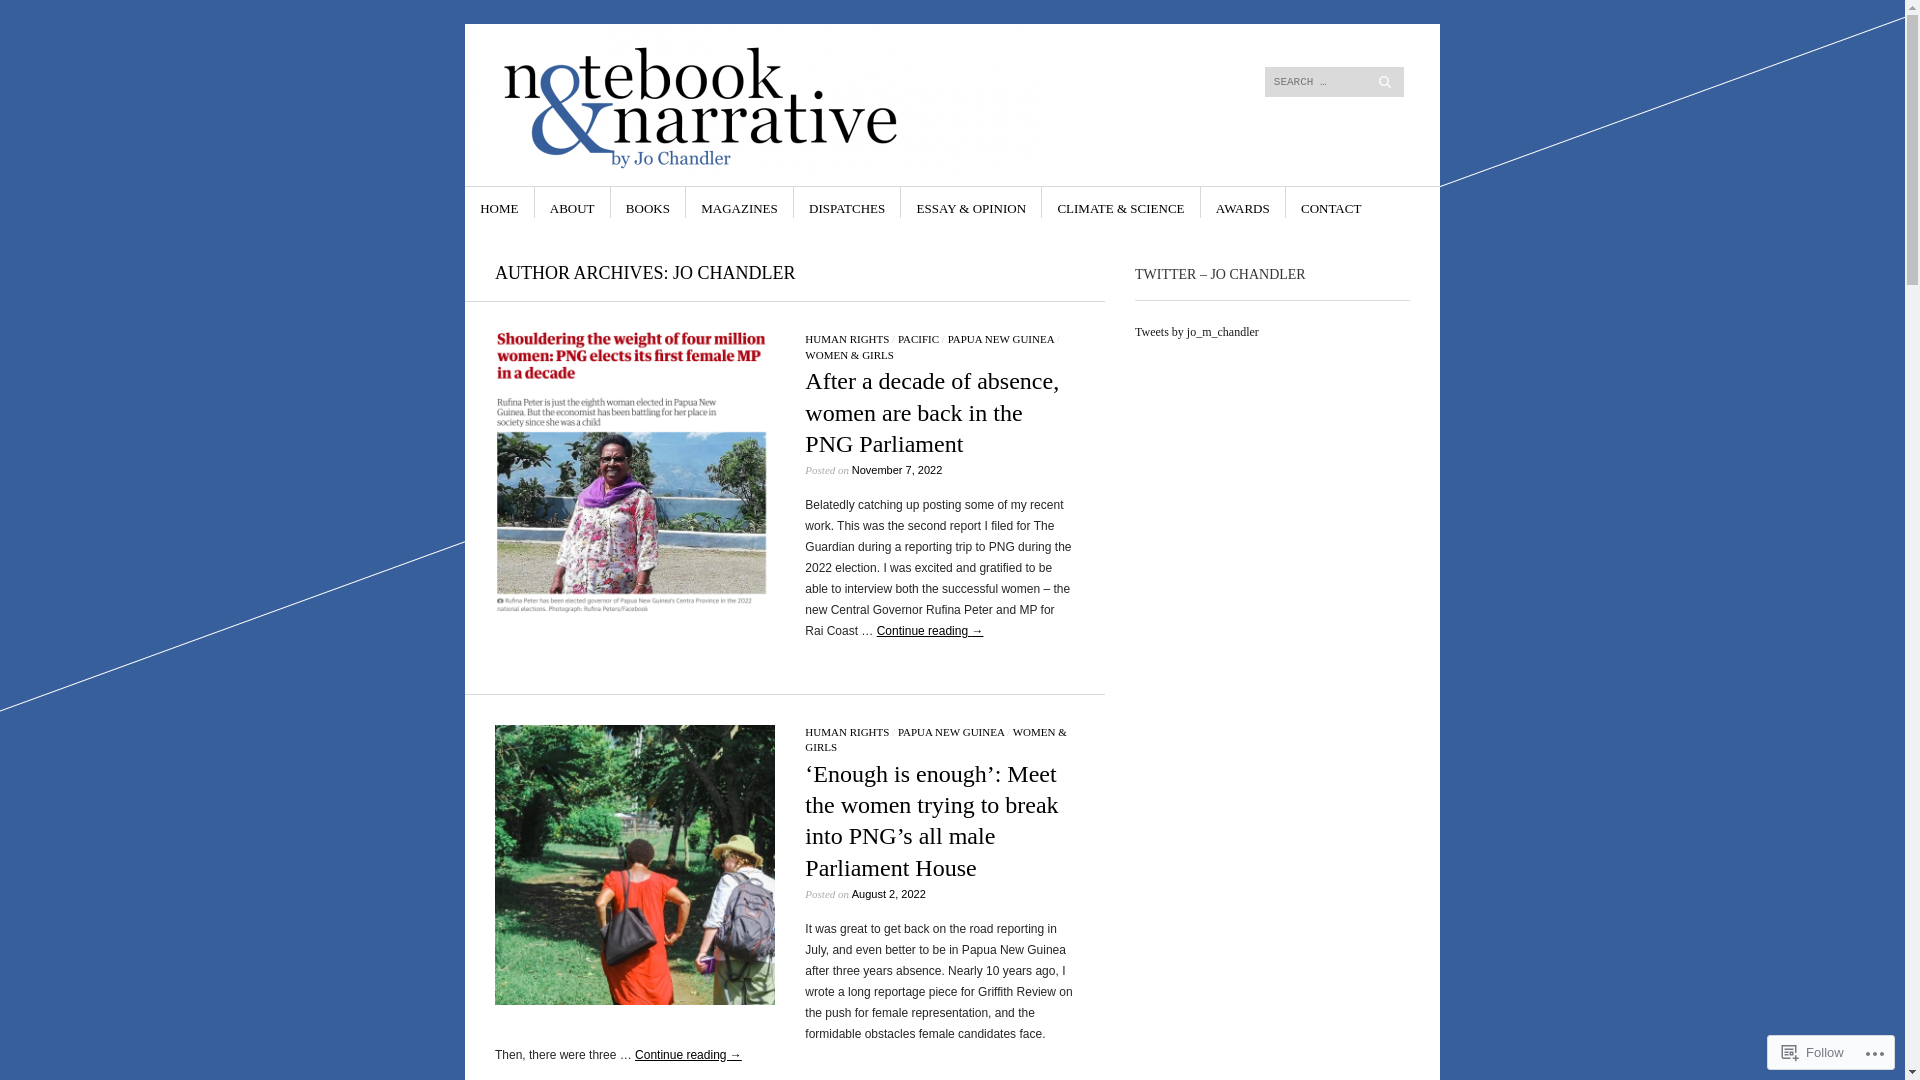 This screenshot has height=1080, width=1920. I want to click on 'CONTACT', so click(1300, 202).